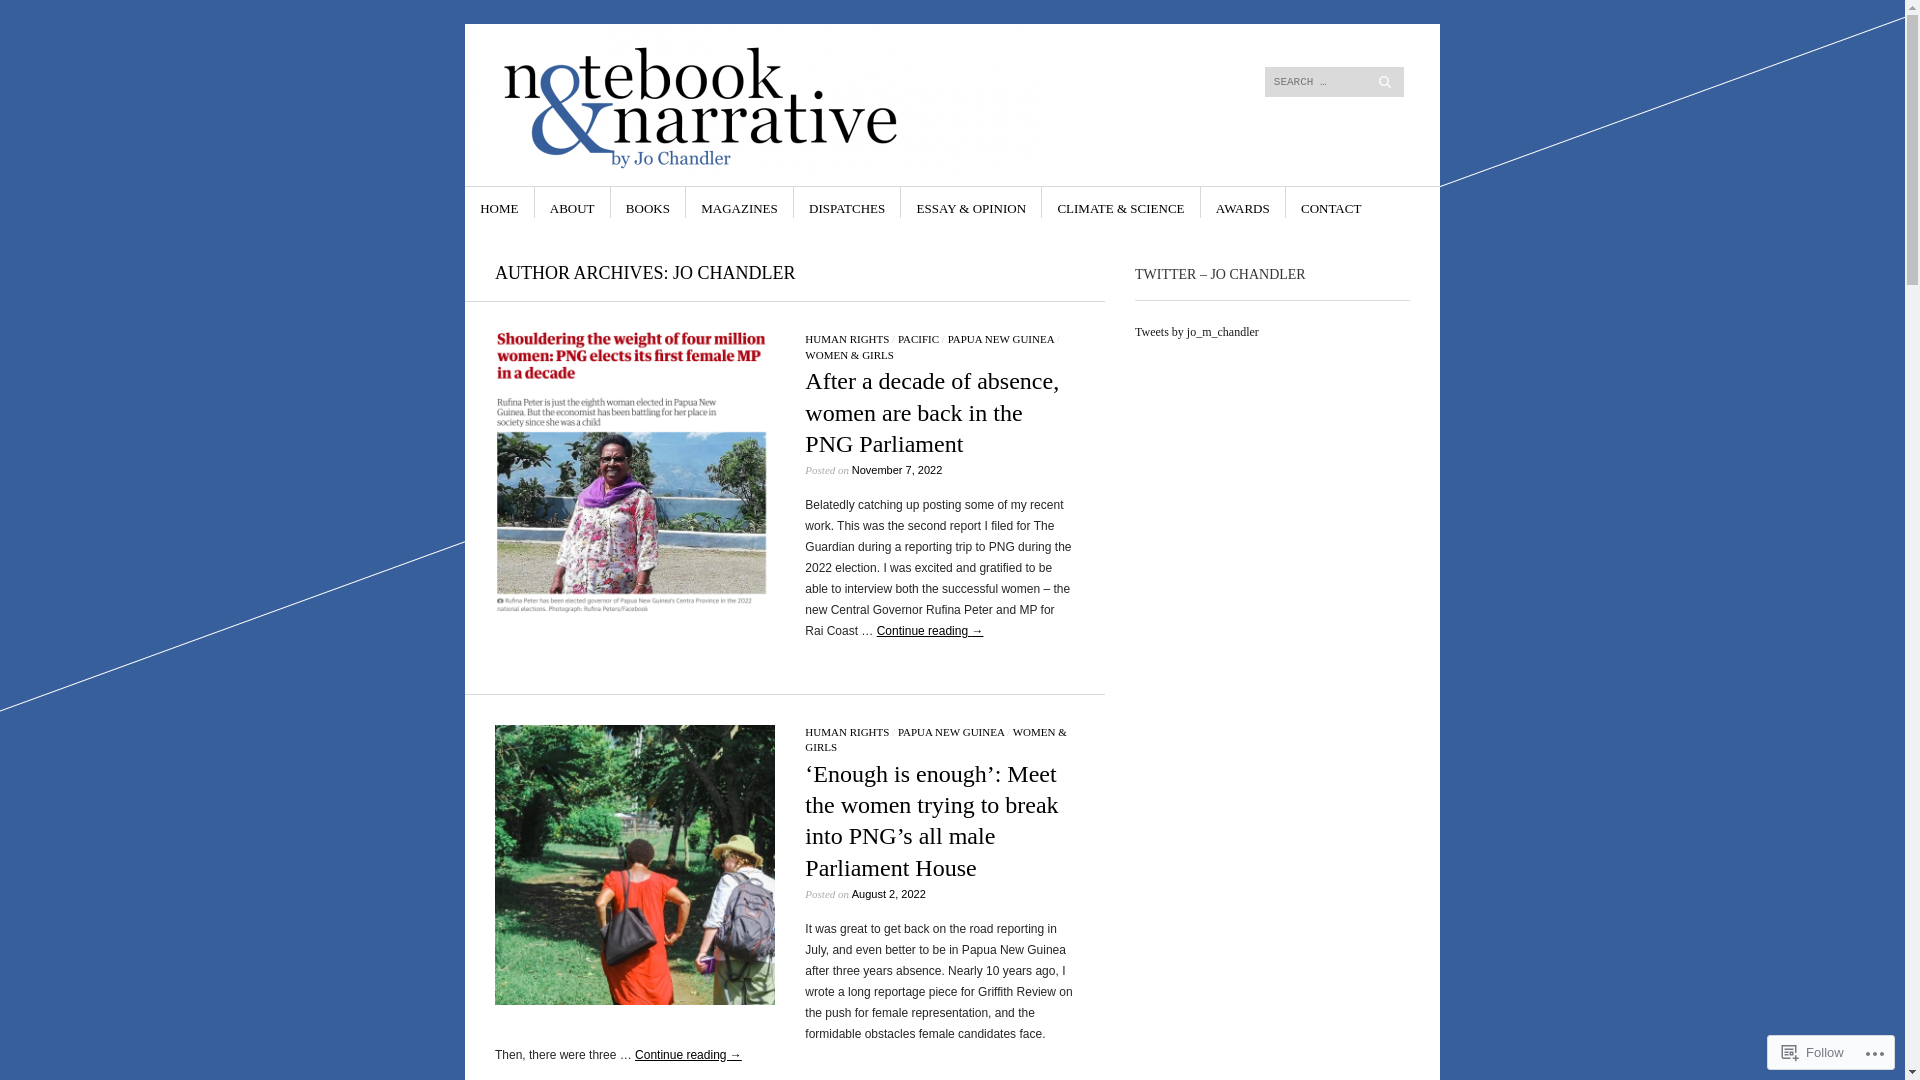 This screenshot has height=1080, width=1920. I want to click on 'CONTACT', so click(1300, 202).